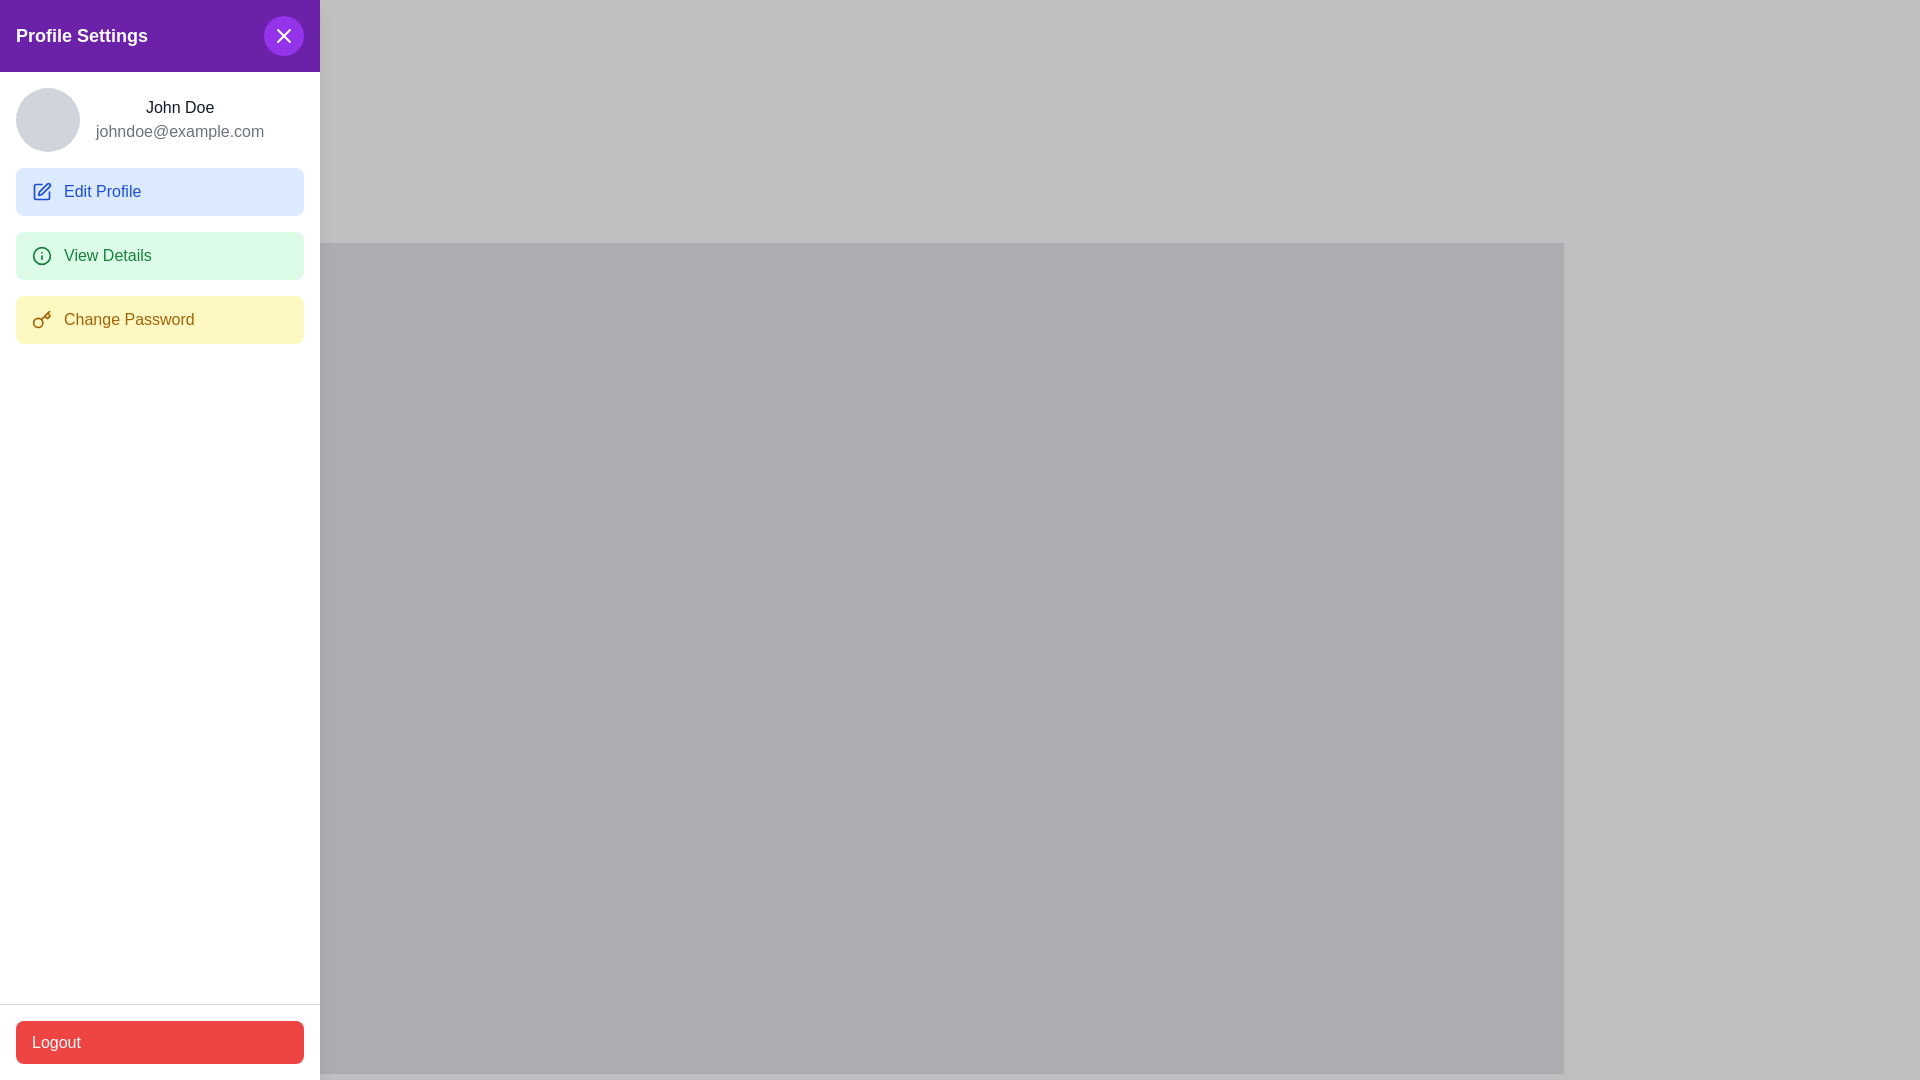 The height and width of the screenshot is (1080, 1920). Describe the element at coordinates (42, 192) in the screenshot. I see `the 'Edit Profile' icon, which is located inside the 'Edit Profile' button in the sidebar, positioned above the 'View Details' option` at that location.